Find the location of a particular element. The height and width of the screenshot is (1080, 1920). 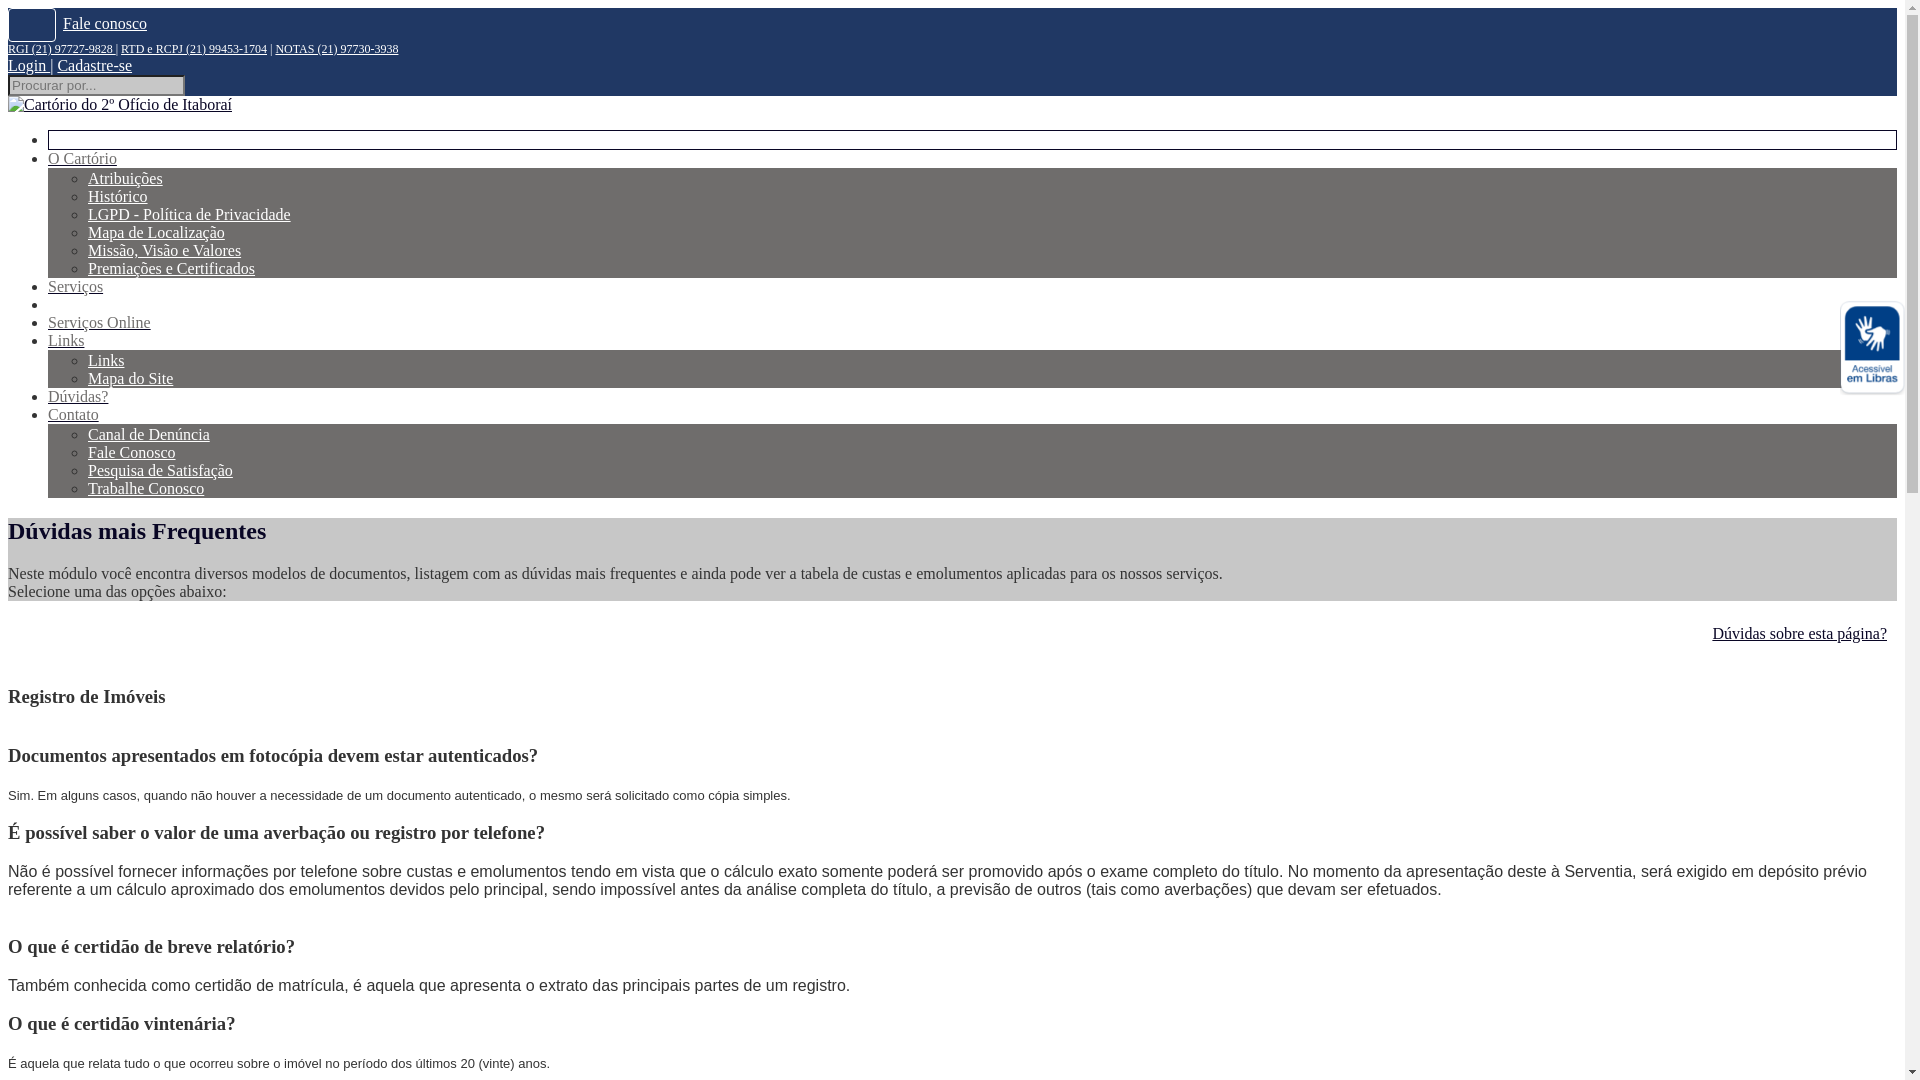

'Fale conosco' is located at coordinates (104, 23).